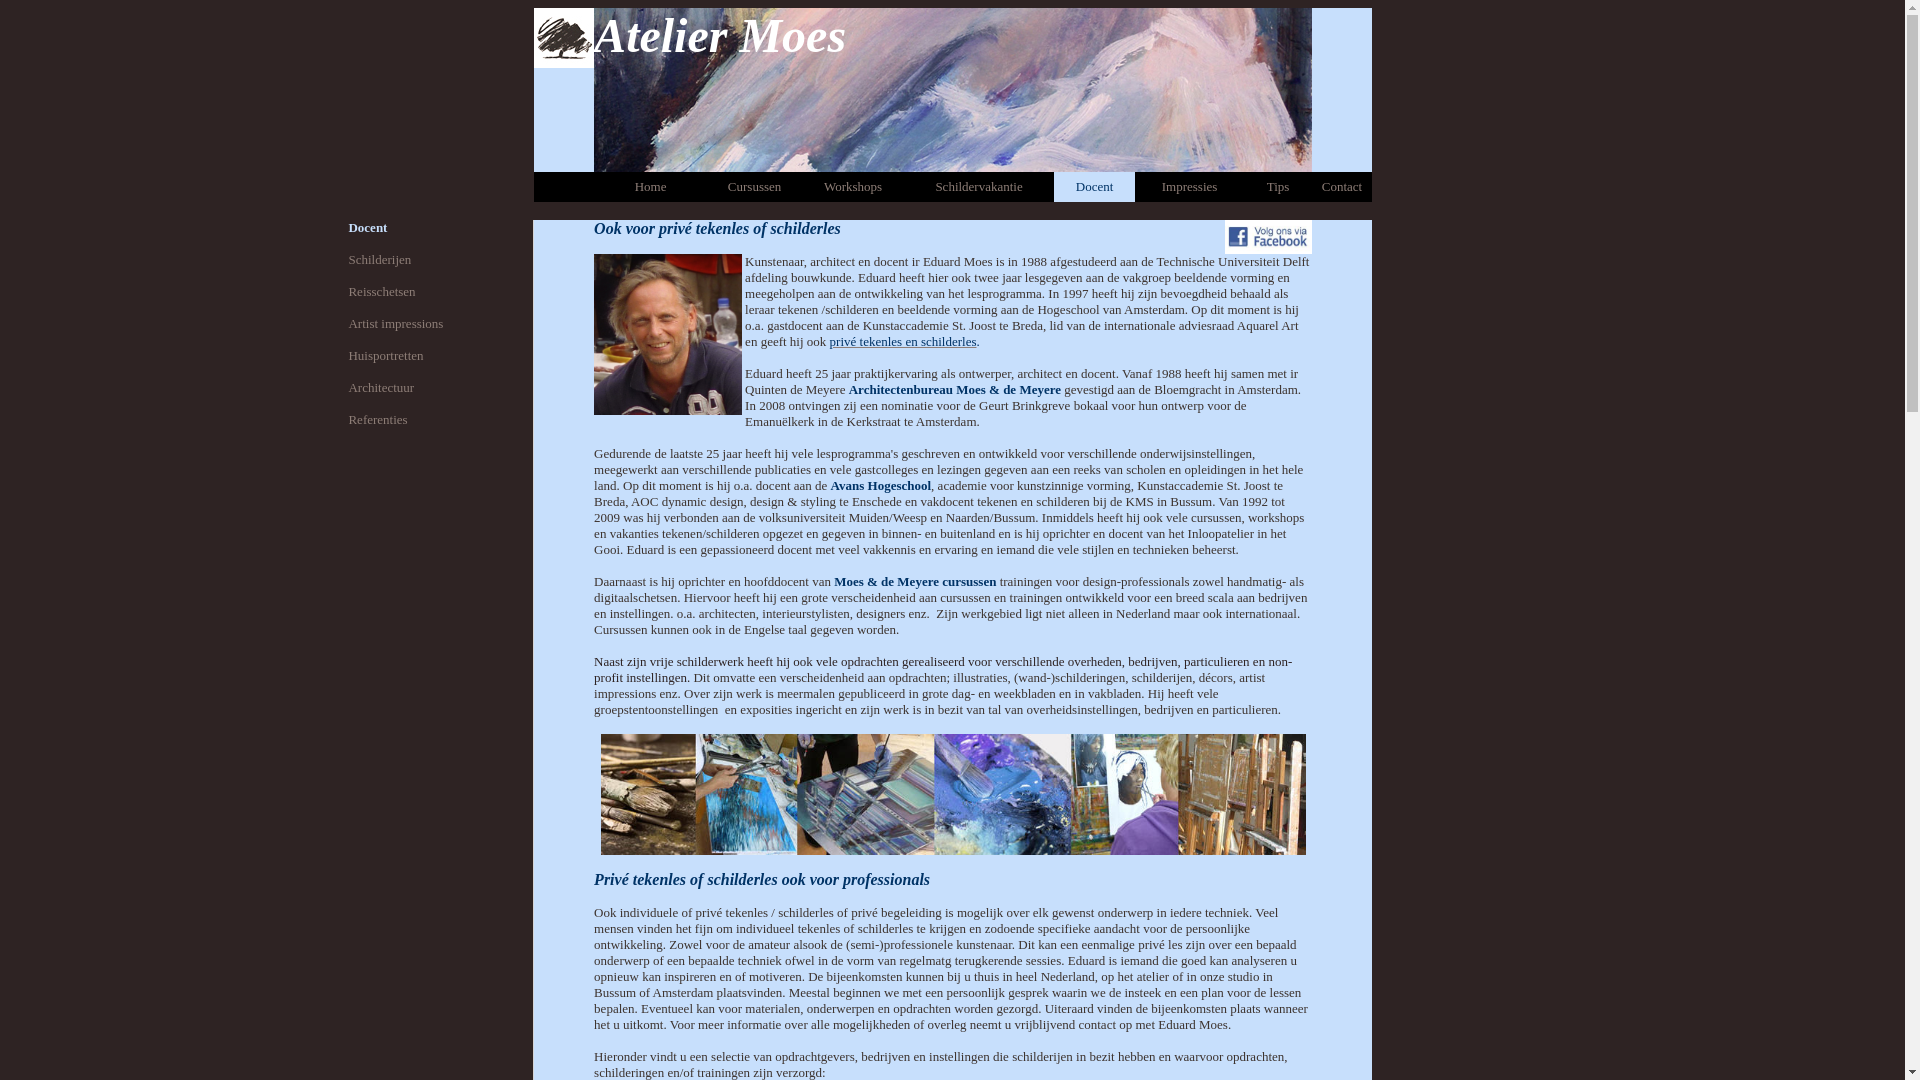 This screenshot has height=1080, width=1920. What do you see at coordinates (381, 291) in the screenshot?
I see `'Reisschetsen'` at bounding box center [381, 291].